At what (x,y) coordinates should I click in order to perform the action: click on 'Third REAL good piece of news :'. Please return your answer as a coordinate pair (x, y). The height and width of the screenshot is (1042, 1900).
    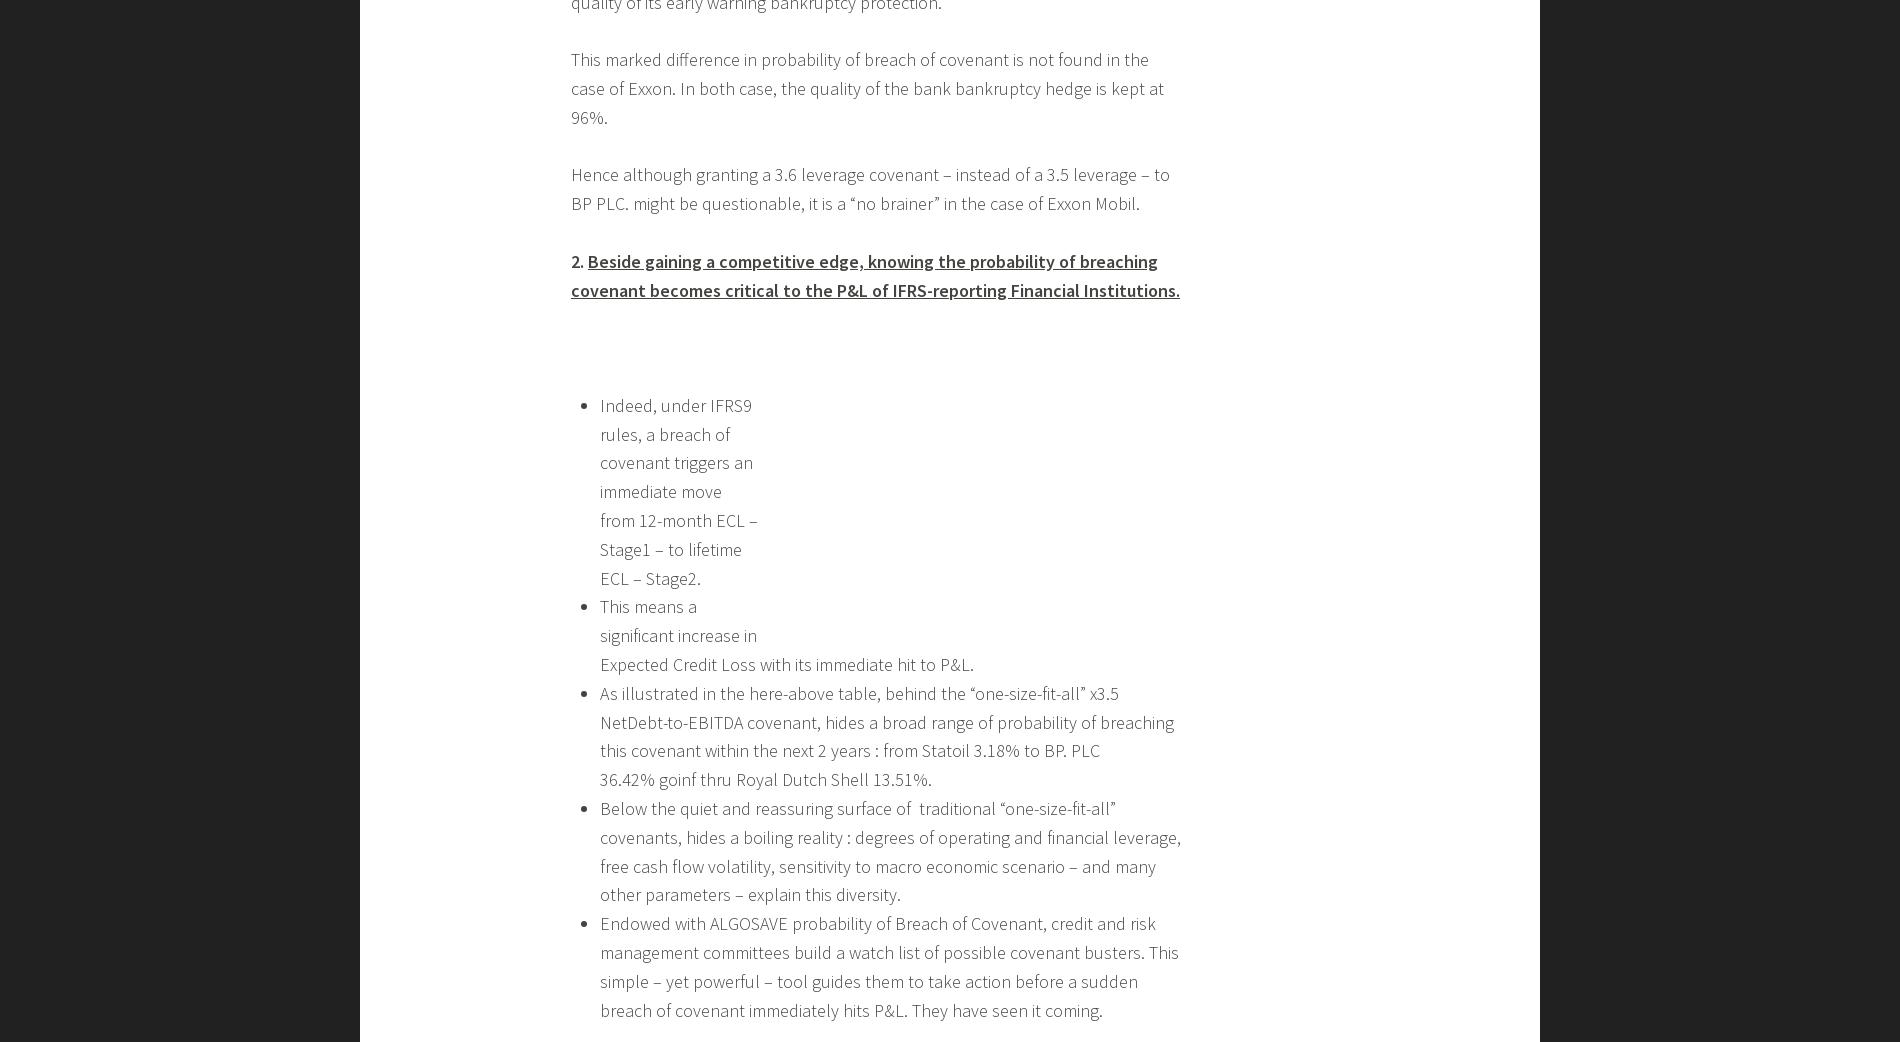
    Looking at the image, I should click on (711, 253).